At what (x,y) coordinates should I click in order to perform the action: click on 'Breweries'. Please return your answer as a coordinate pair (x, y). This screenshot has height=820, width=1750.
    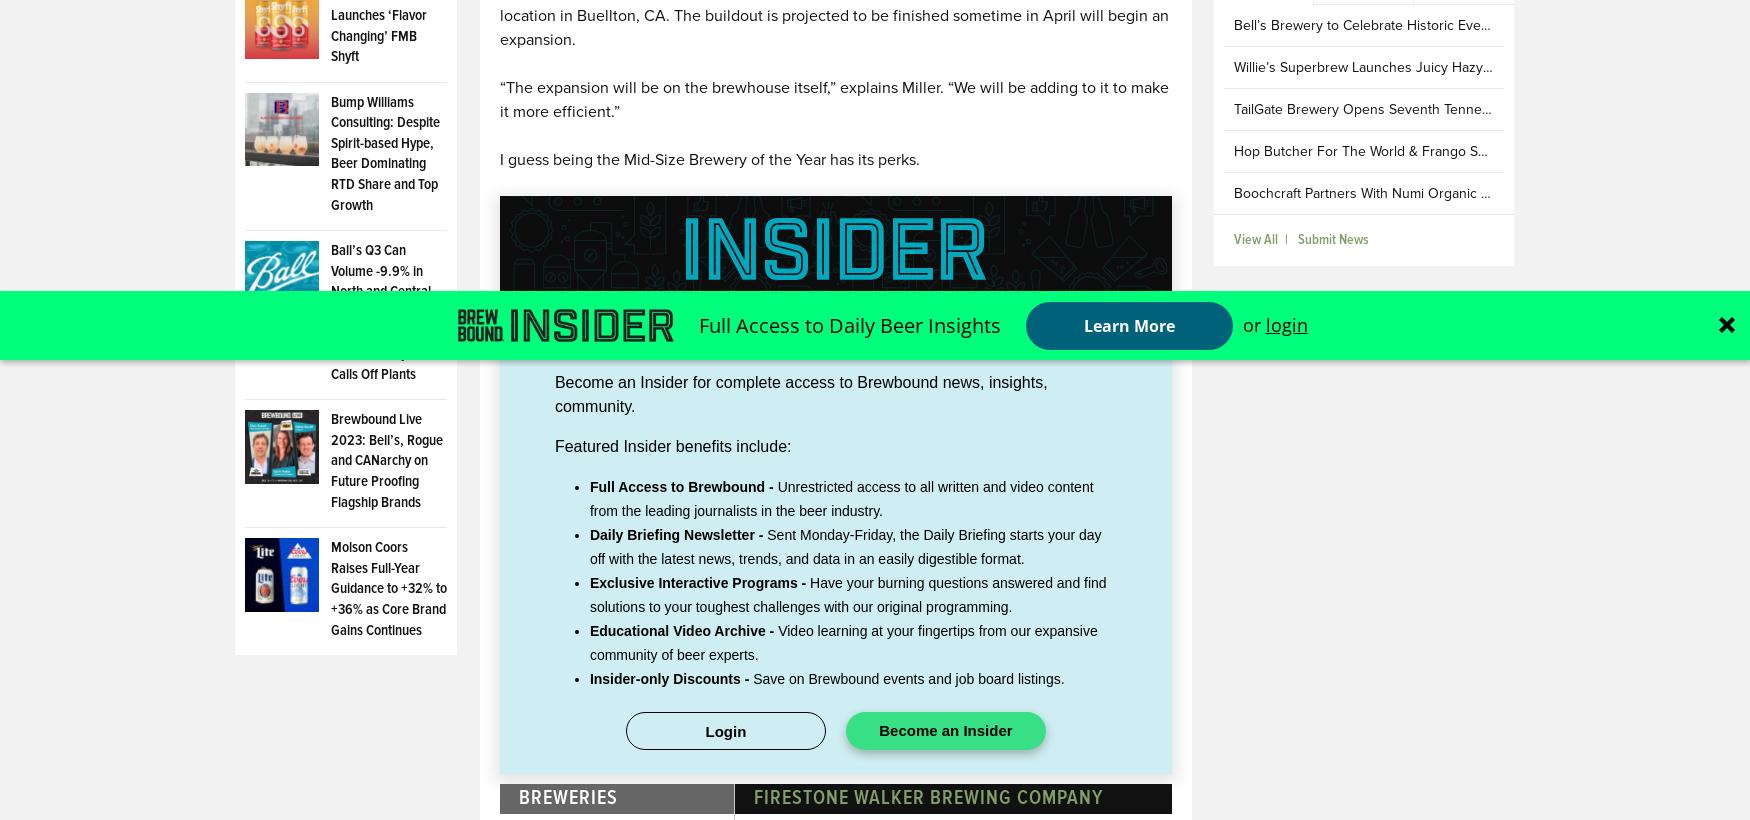
    Looking at the image, I should click on (517, 798).